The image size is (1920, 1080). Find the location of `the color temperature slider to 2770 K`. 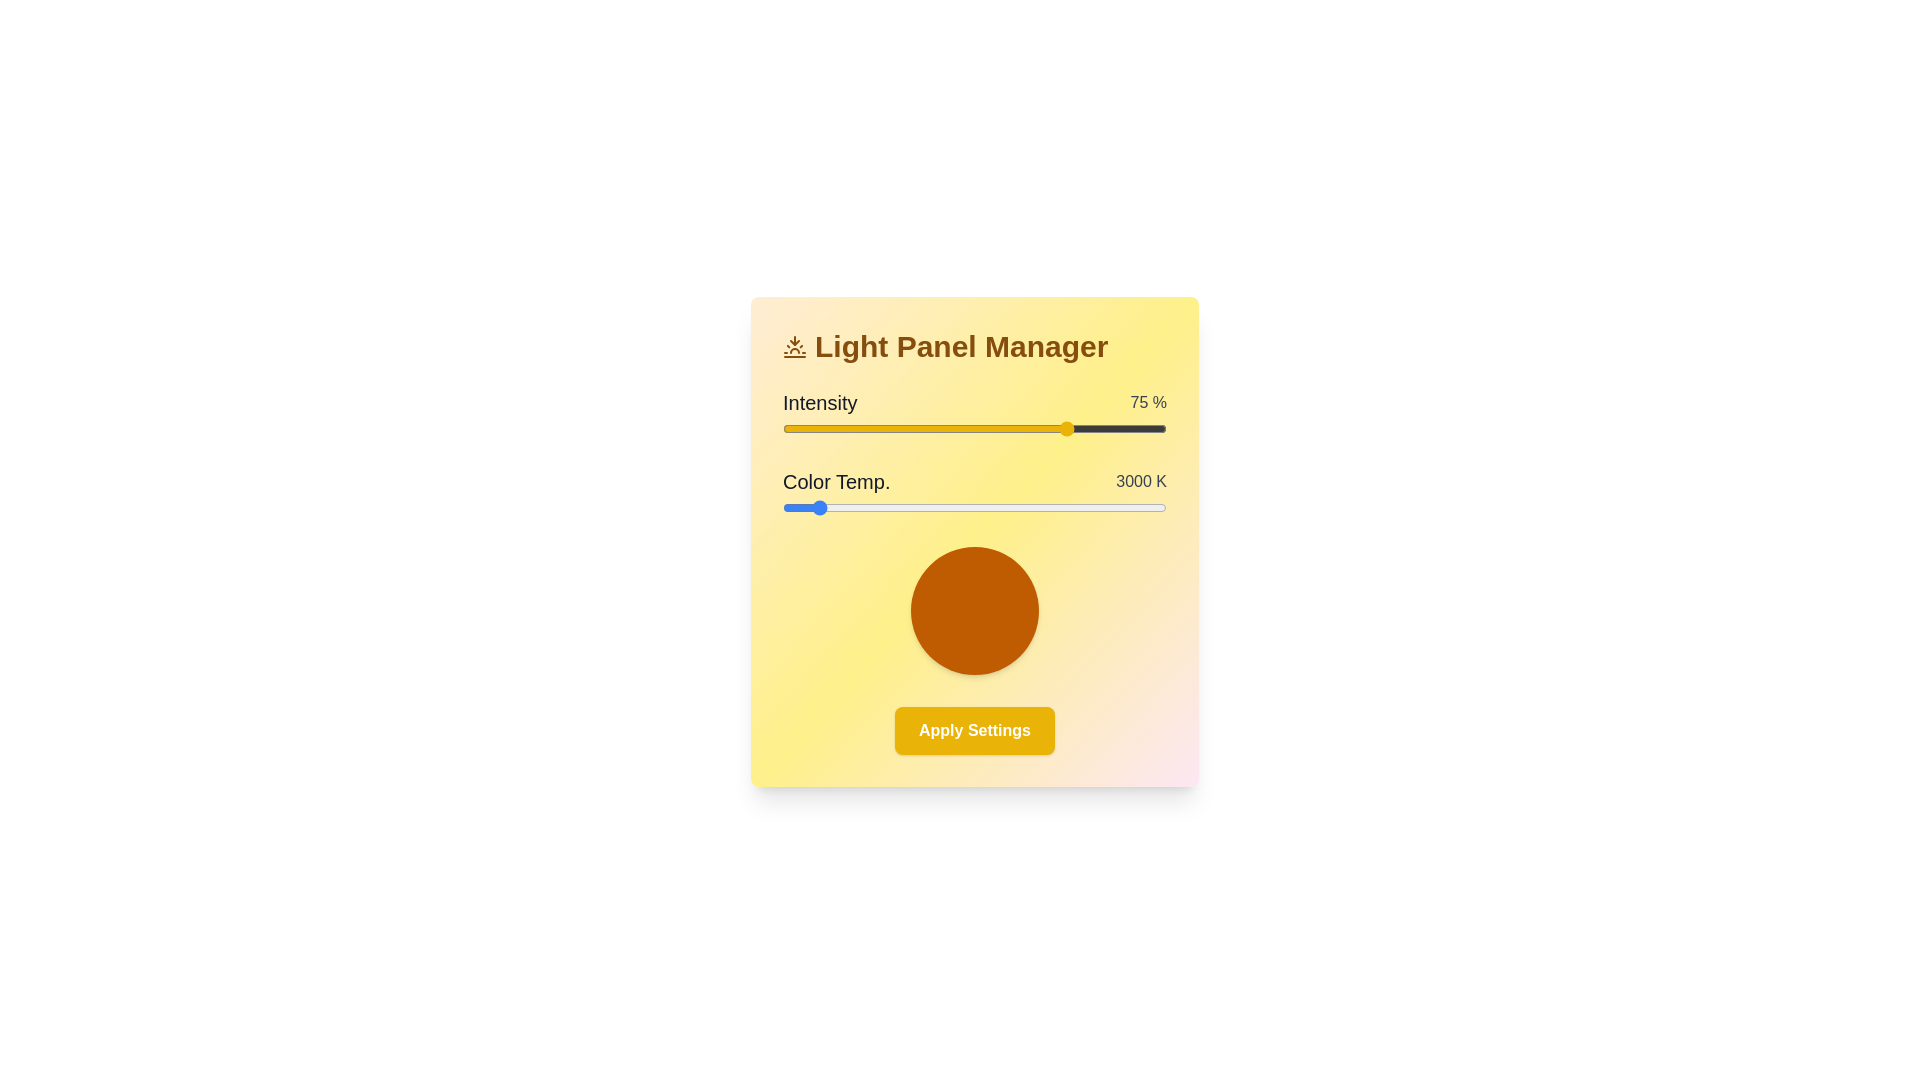

the color temperature slider to 2770 K is located at coordinates (789, 507).